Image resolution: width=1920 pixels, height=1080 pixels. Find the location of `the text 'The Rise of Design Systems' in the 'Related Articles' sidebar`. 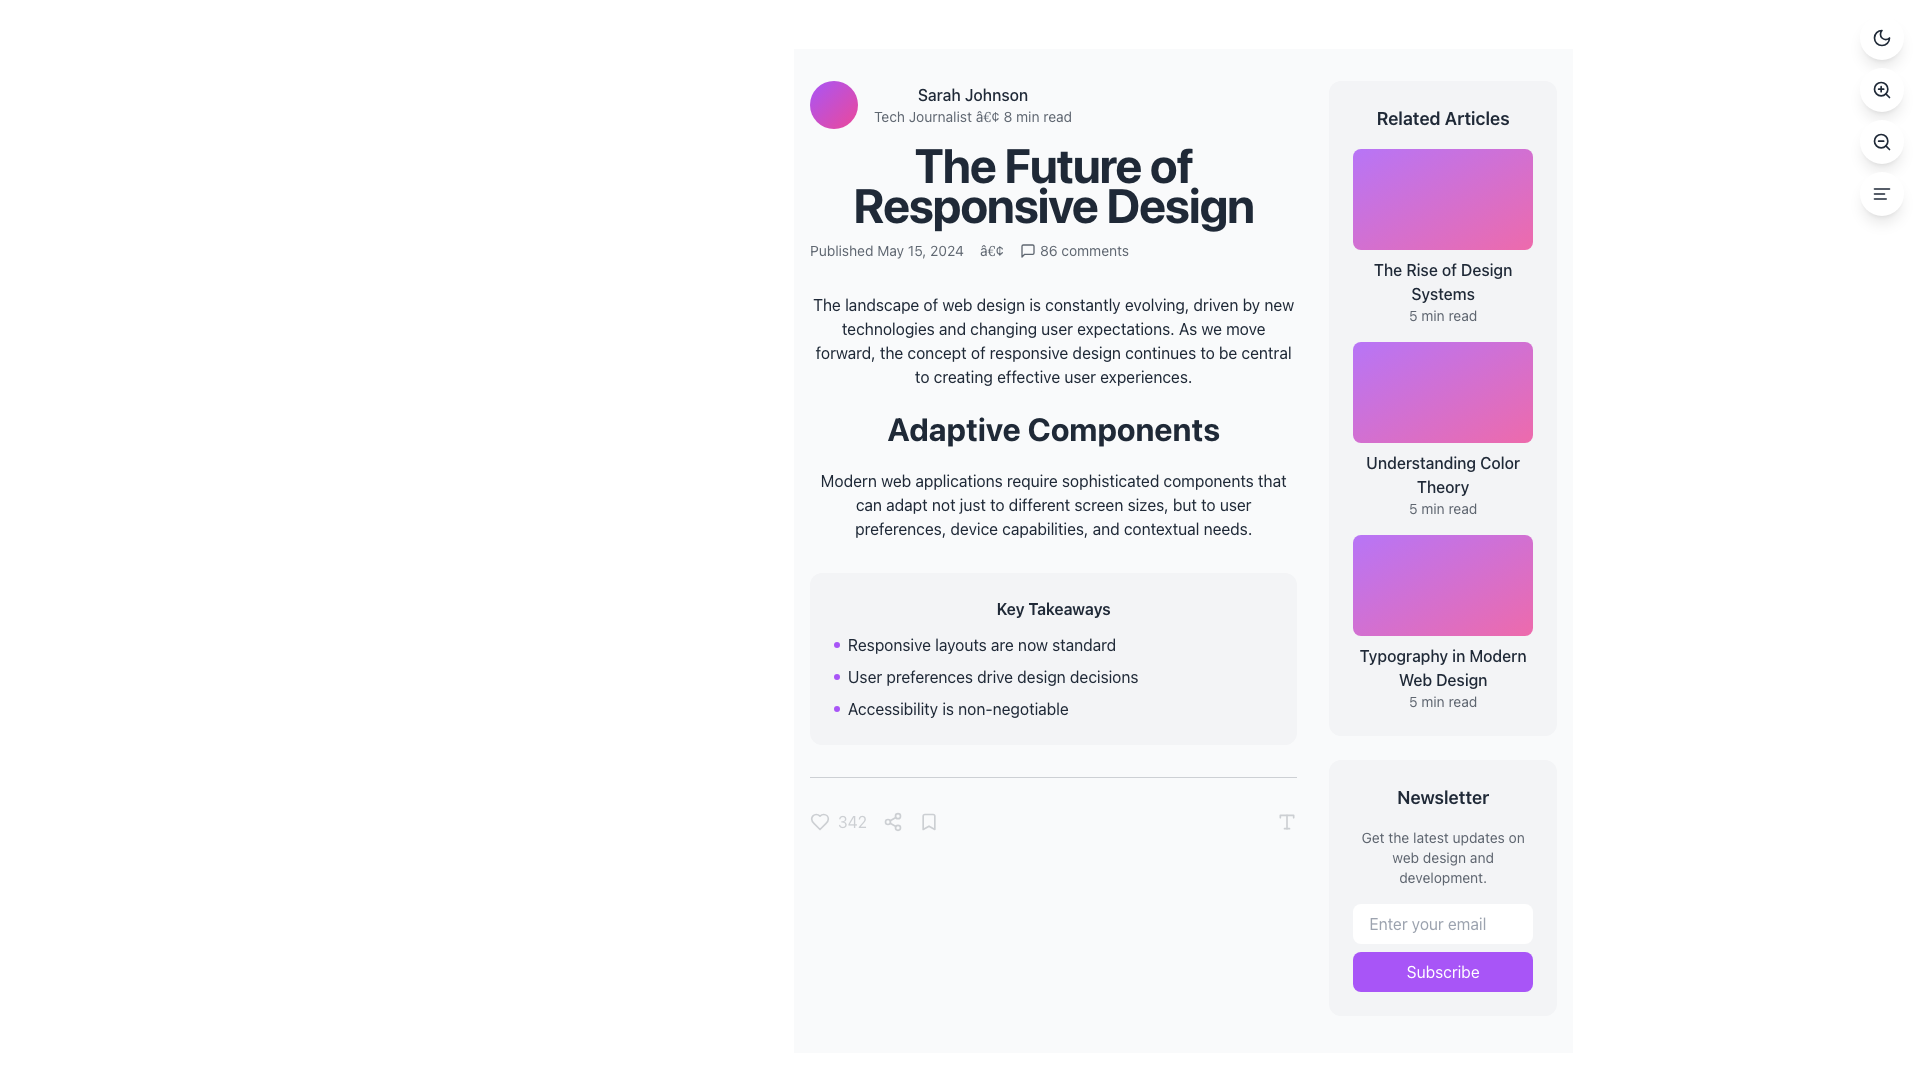

the text 'The Rise of Design Systems' in the 'Related Articles' sidebar is located at coordinates (1443, 282).